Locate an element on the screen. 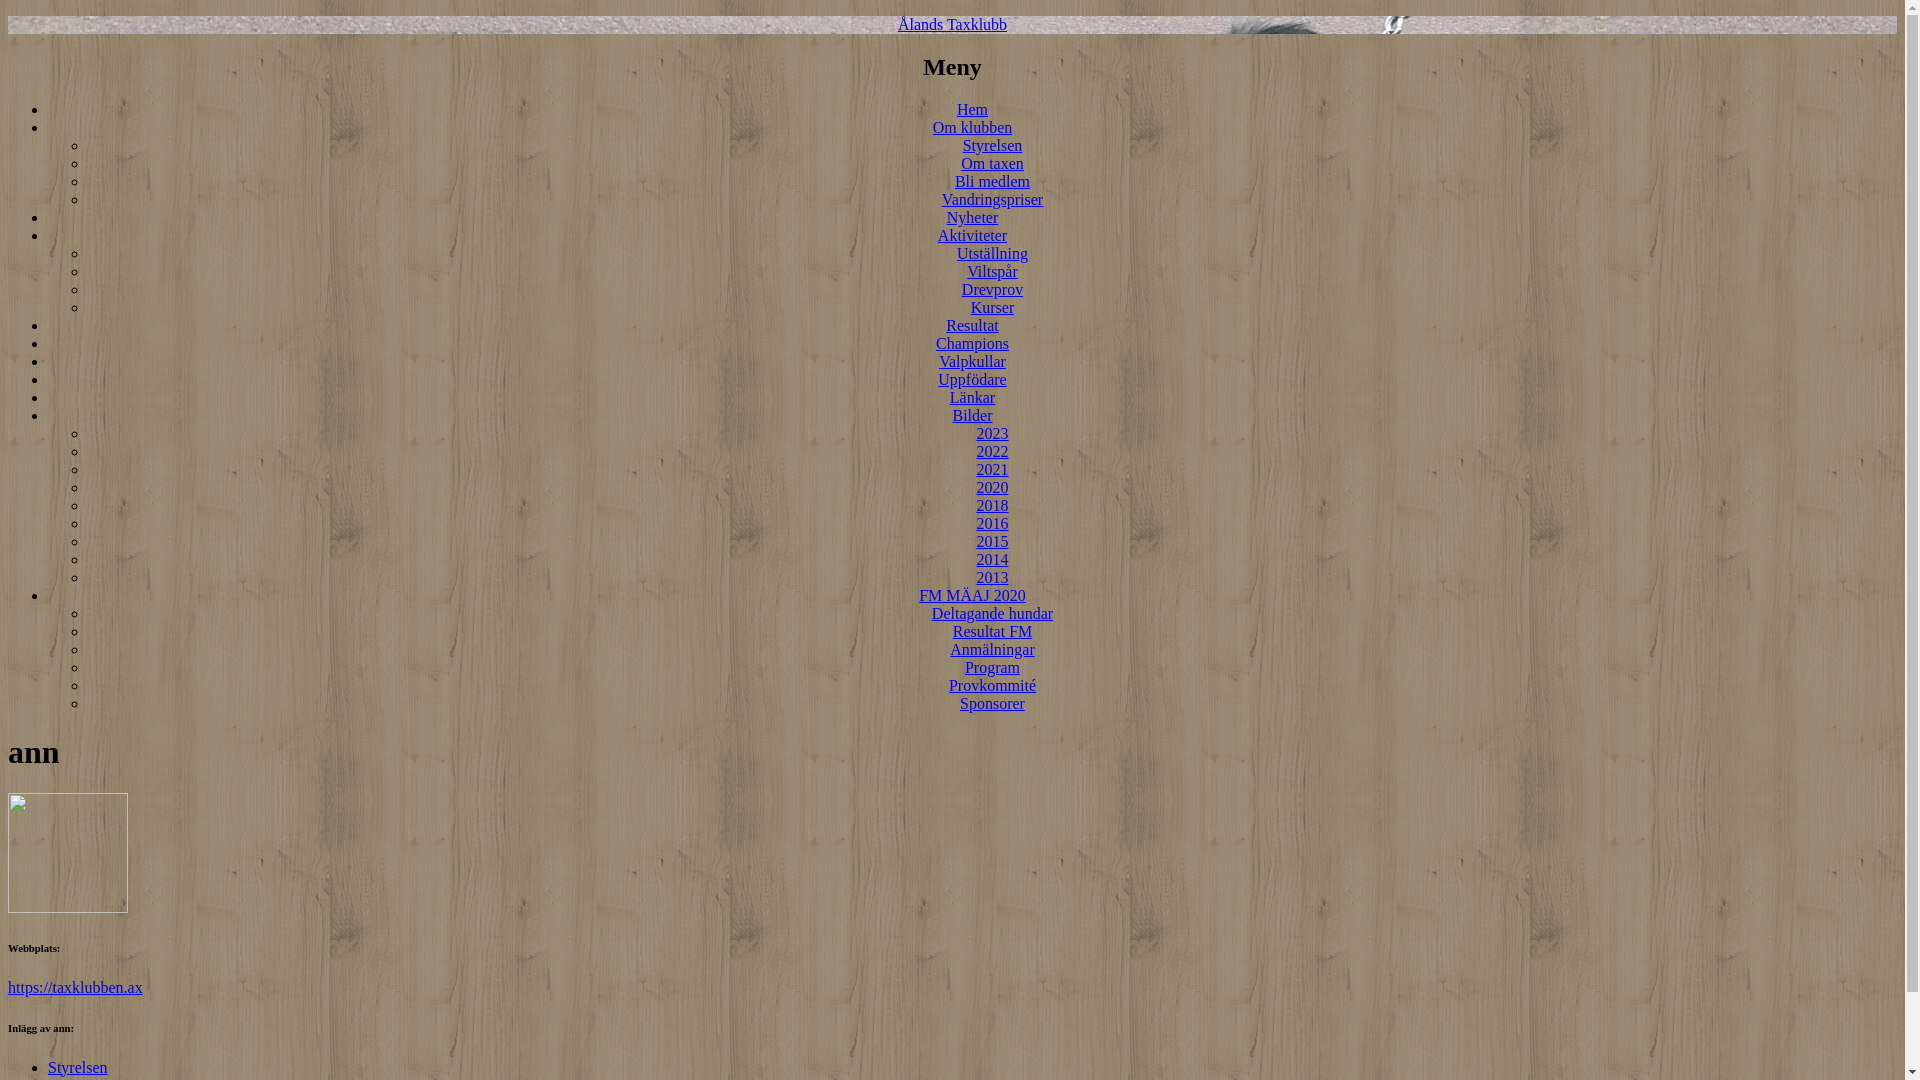  '2021' is located at coordinates (992, 469).